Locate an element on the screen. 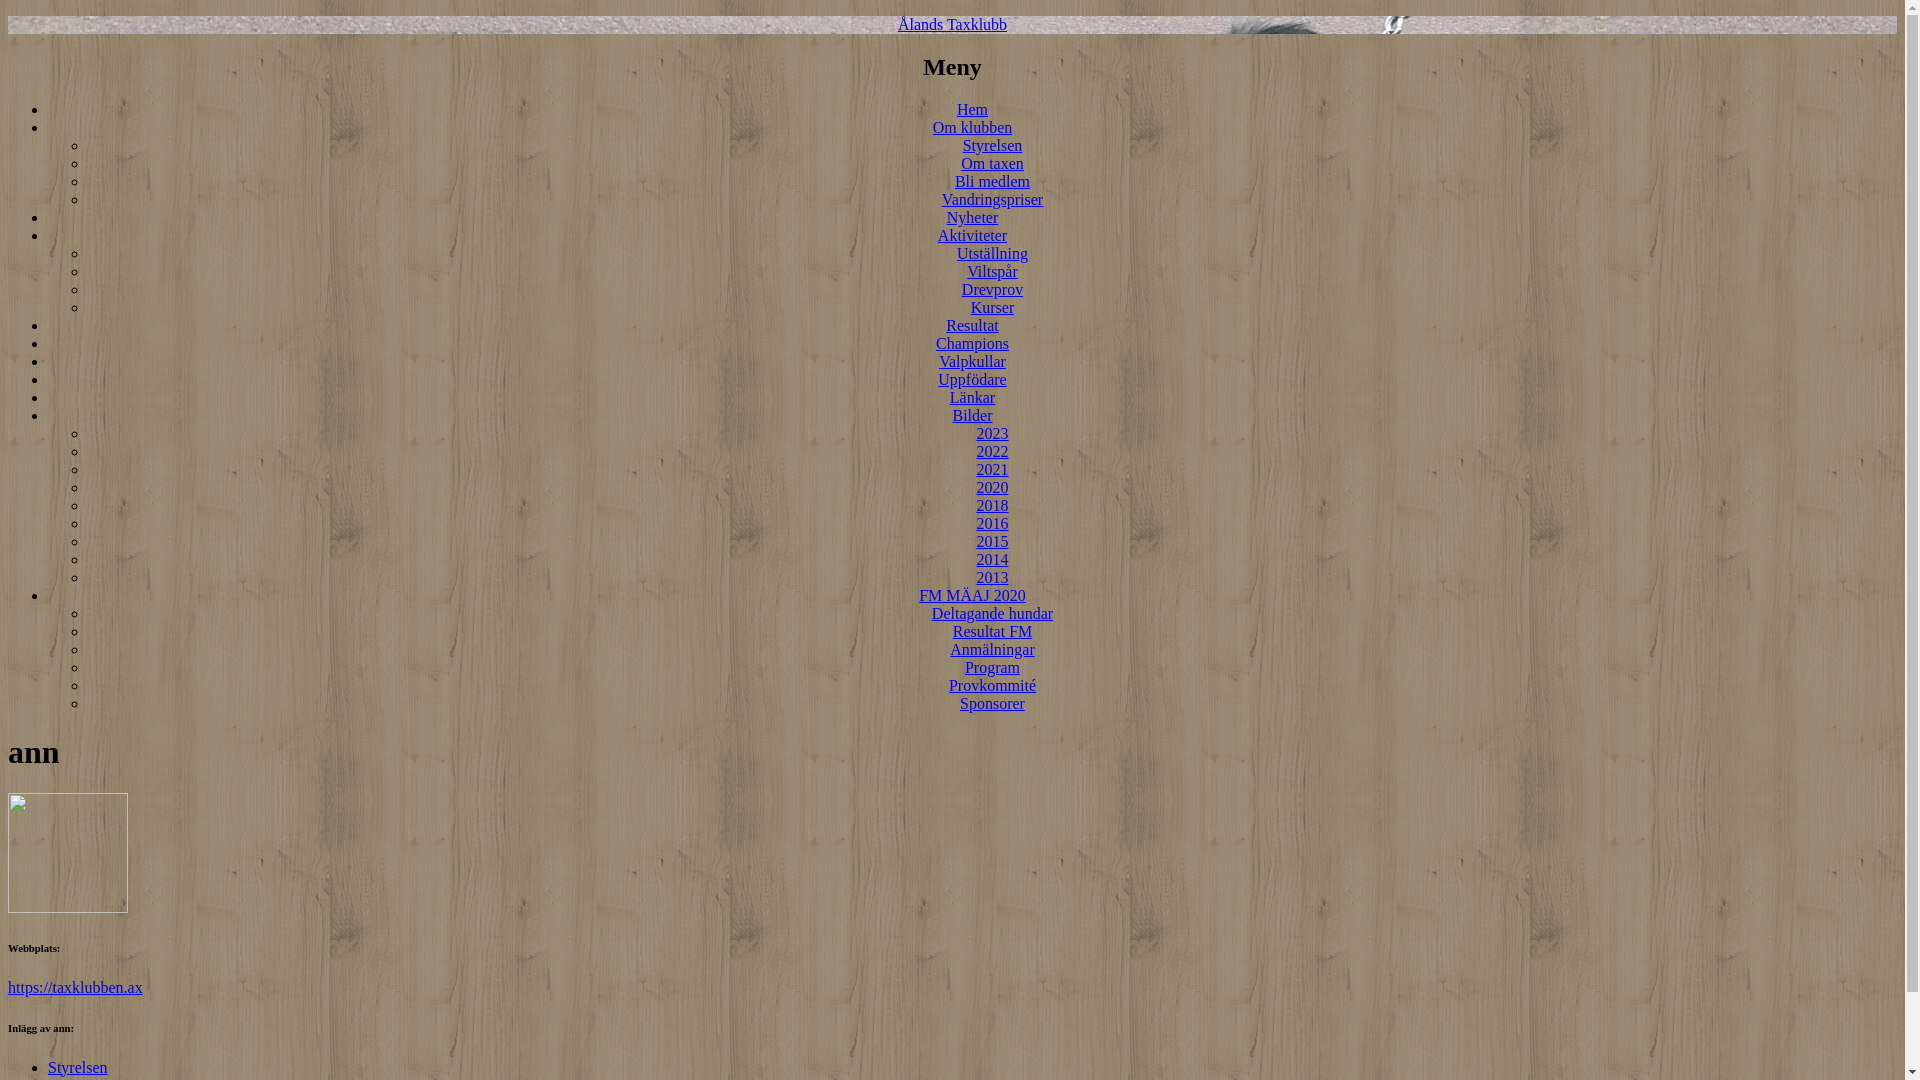  '2021' is located at coordinates (992, 469).